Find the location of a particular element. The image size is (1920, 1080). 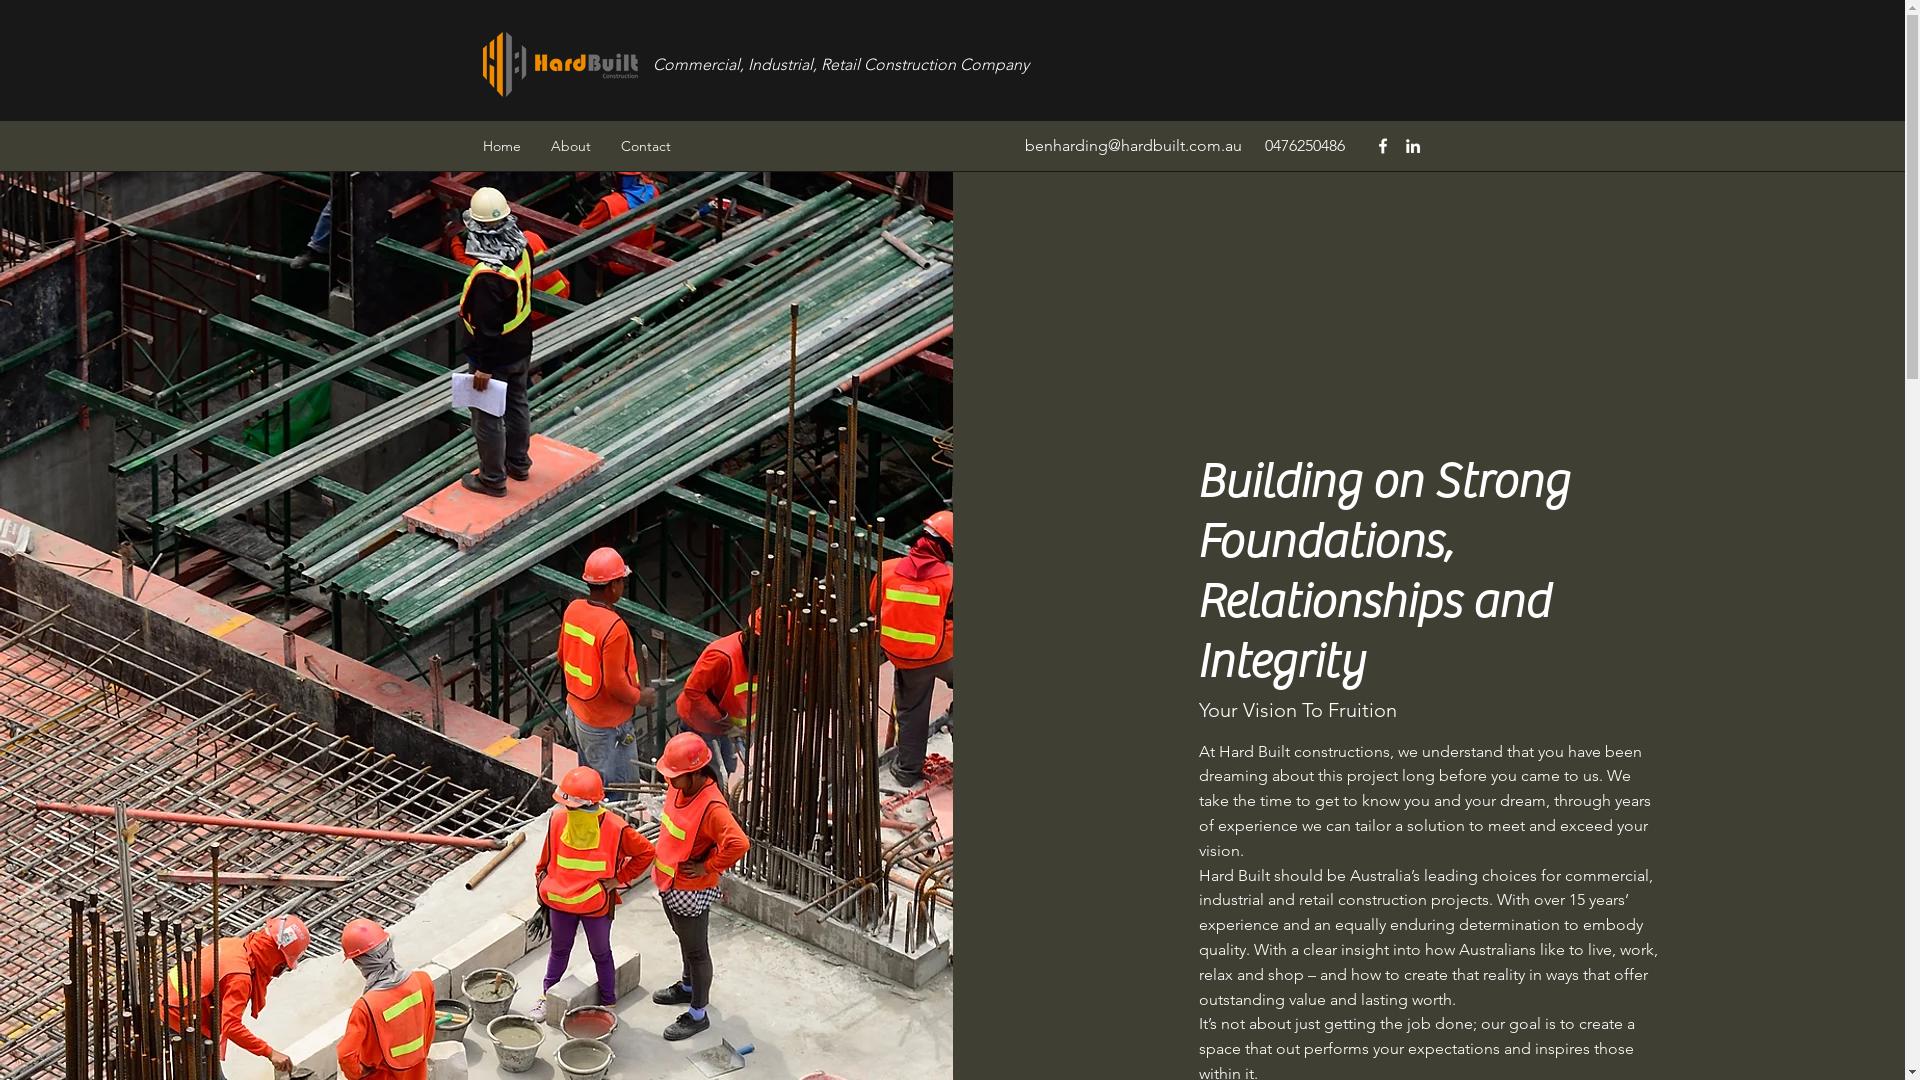

'Home' is located at coordinates (466, 145).